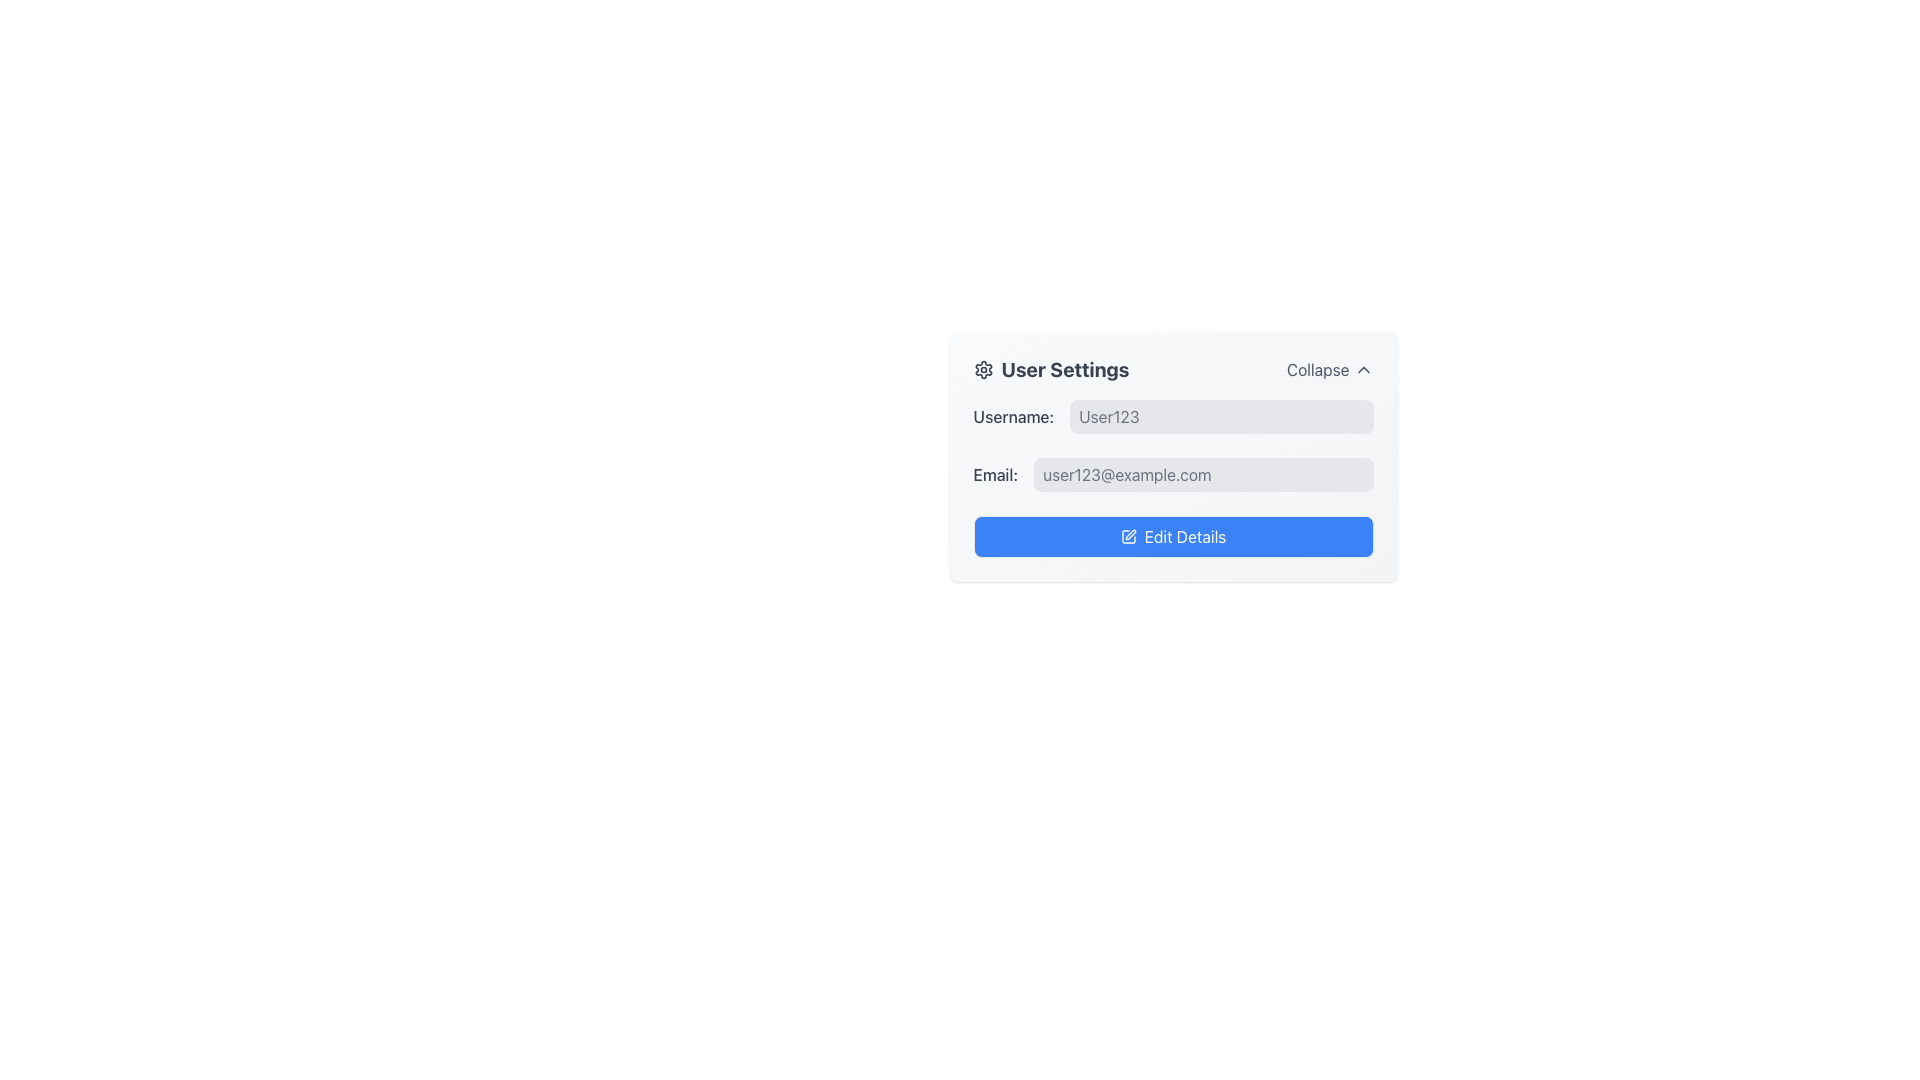 This screenshot has width=1920, height=1080. Describe the element at coordinates (995, 474) in the screenshot. I see `the descriptive Text Label element for the email input field in the User Settings card interface` at that location.